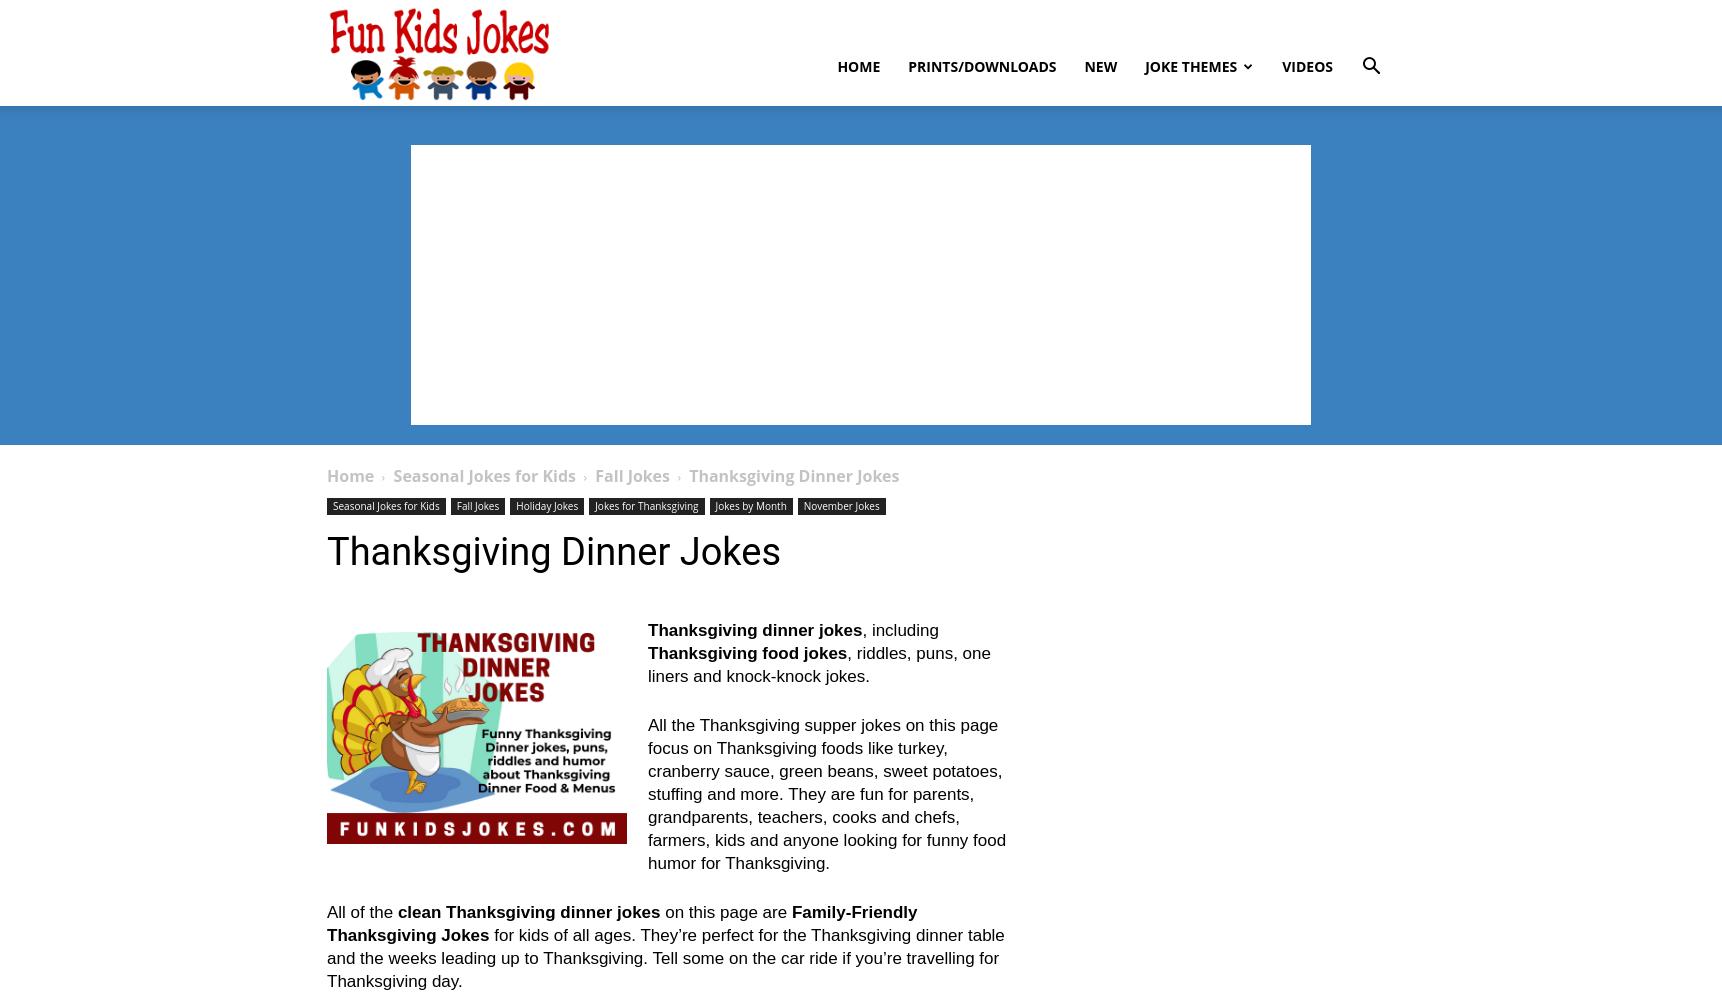 This screenshot has width=1722, height=1000. I want to click on ', riddles, puns, one liners and knock-knock jokes.', so click(817, 665).